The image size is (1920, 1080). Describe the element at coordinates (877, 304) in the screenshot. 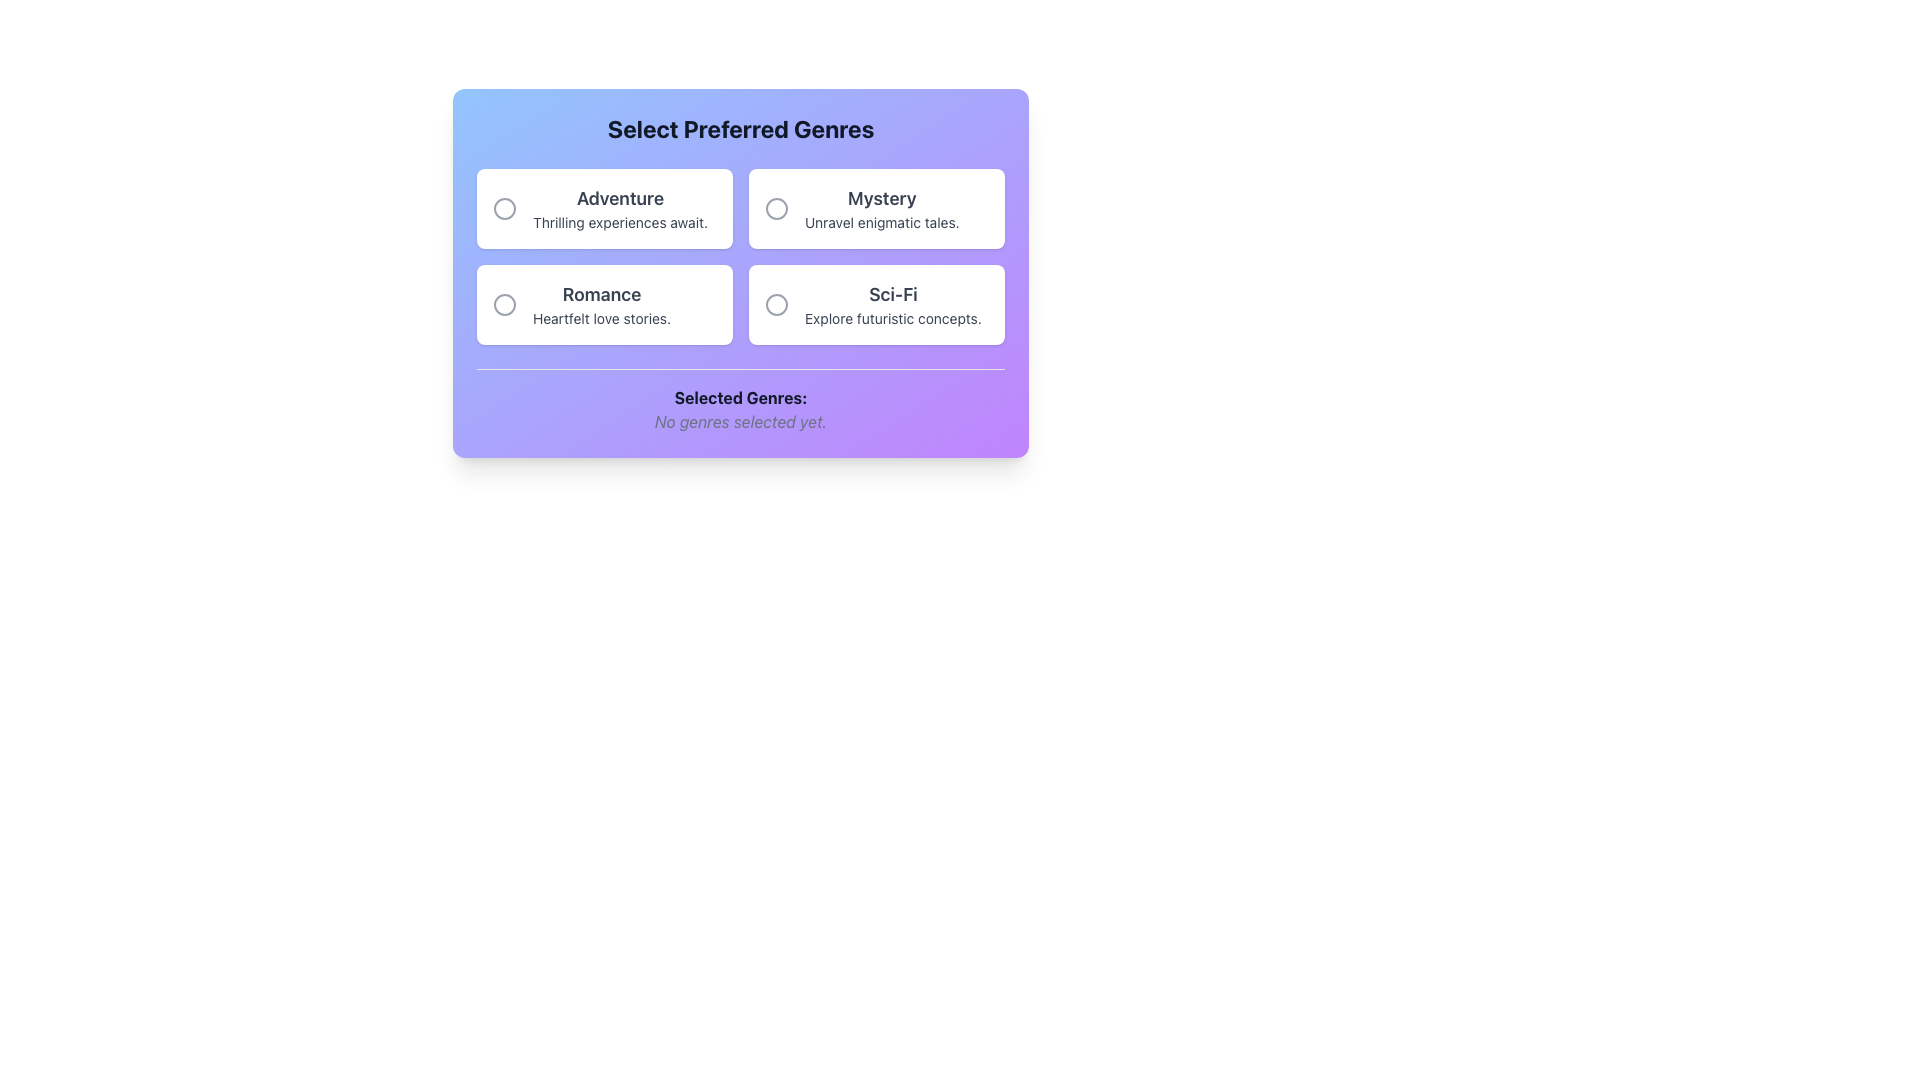

I see `the 'Sci-Fi' genre option button located in the bottom-right of the 2x2 grid layout` at that location.